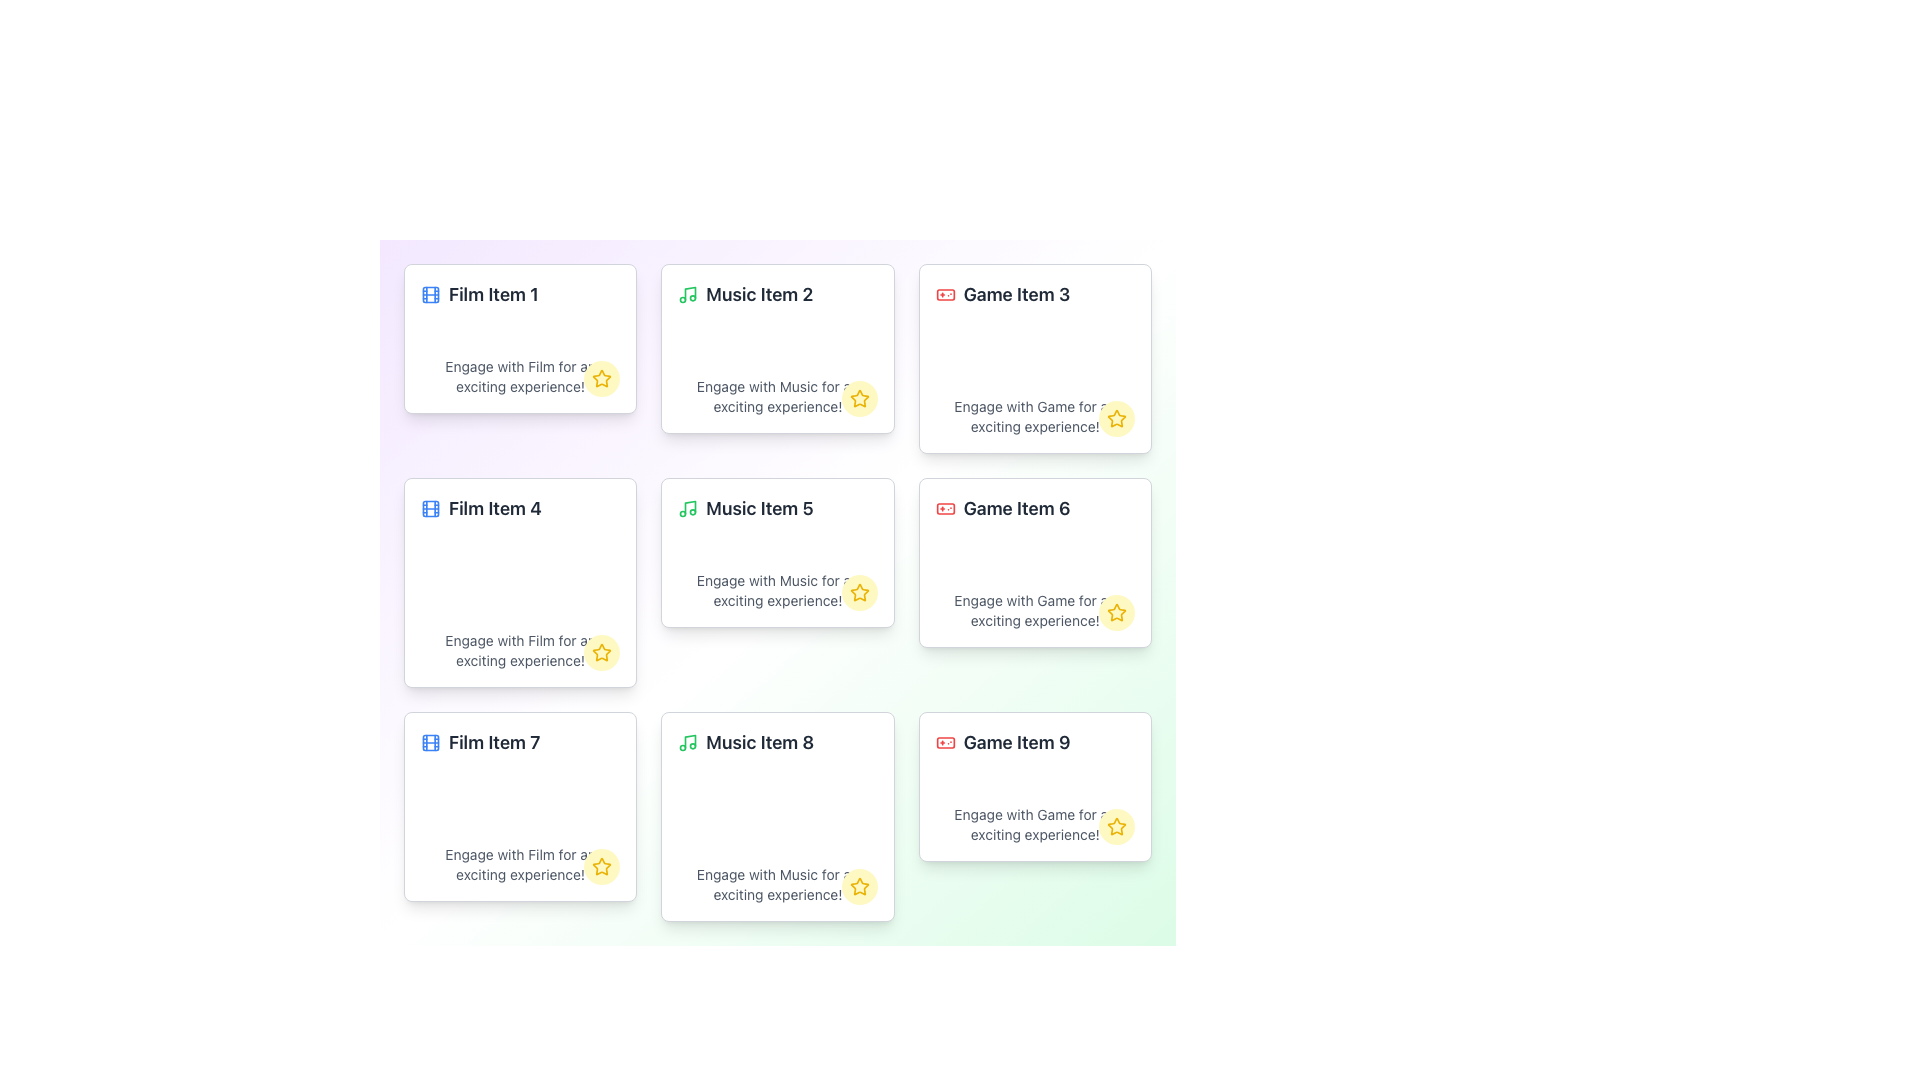 Image resolution: width=1920 pixels, height=1080 pixels. What do you see at coordinates (859, 886) in the screenshot?
I see `the star-shaped icon button outlined in gold within a light yellow circular background located at the bottom-right corner of the 'Music Item 8' card to favorite the item` at bounding box center [859, 886].